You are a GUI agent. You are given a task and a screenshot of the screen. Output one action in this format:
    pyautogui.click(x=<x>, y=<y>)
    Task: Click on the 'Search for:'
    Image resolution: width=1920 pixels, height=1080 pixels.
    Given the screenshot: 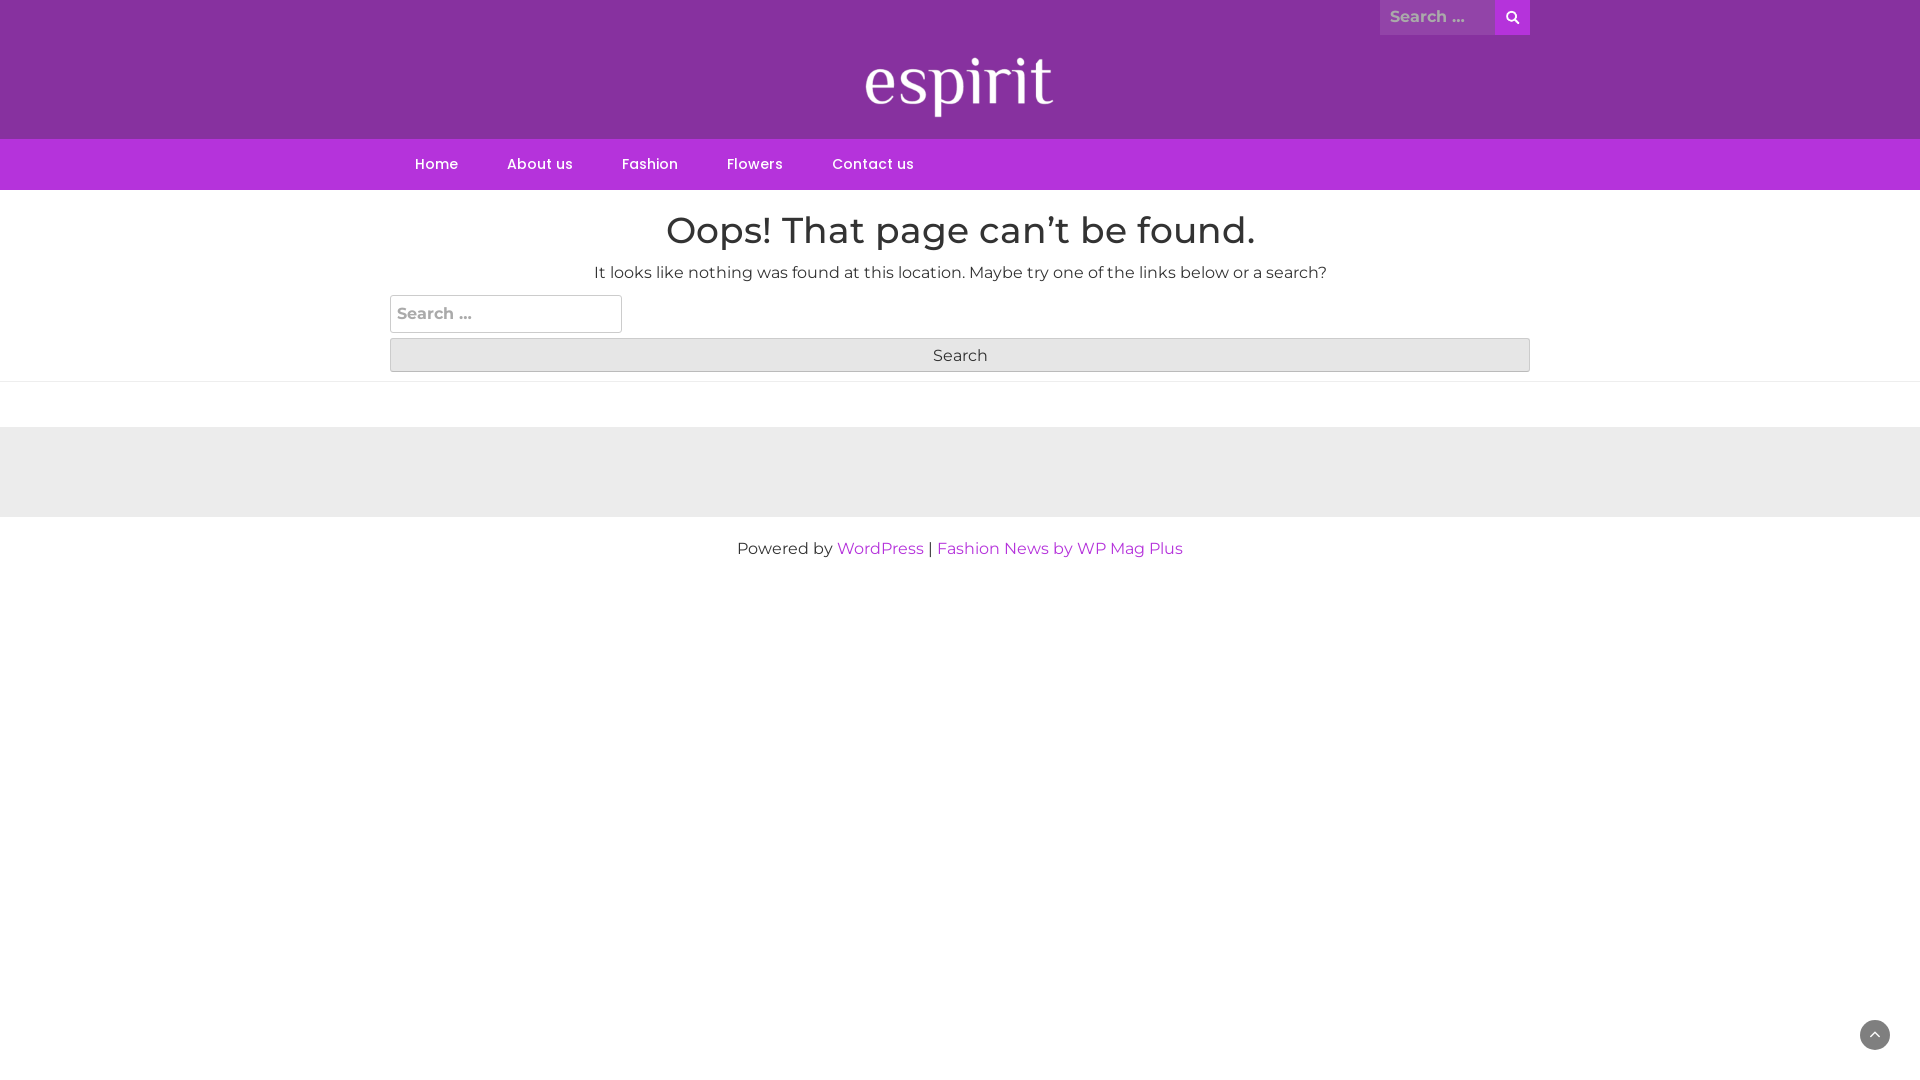 What is the action you would take?
    pyautogui.click(x=1436, y=16)
    